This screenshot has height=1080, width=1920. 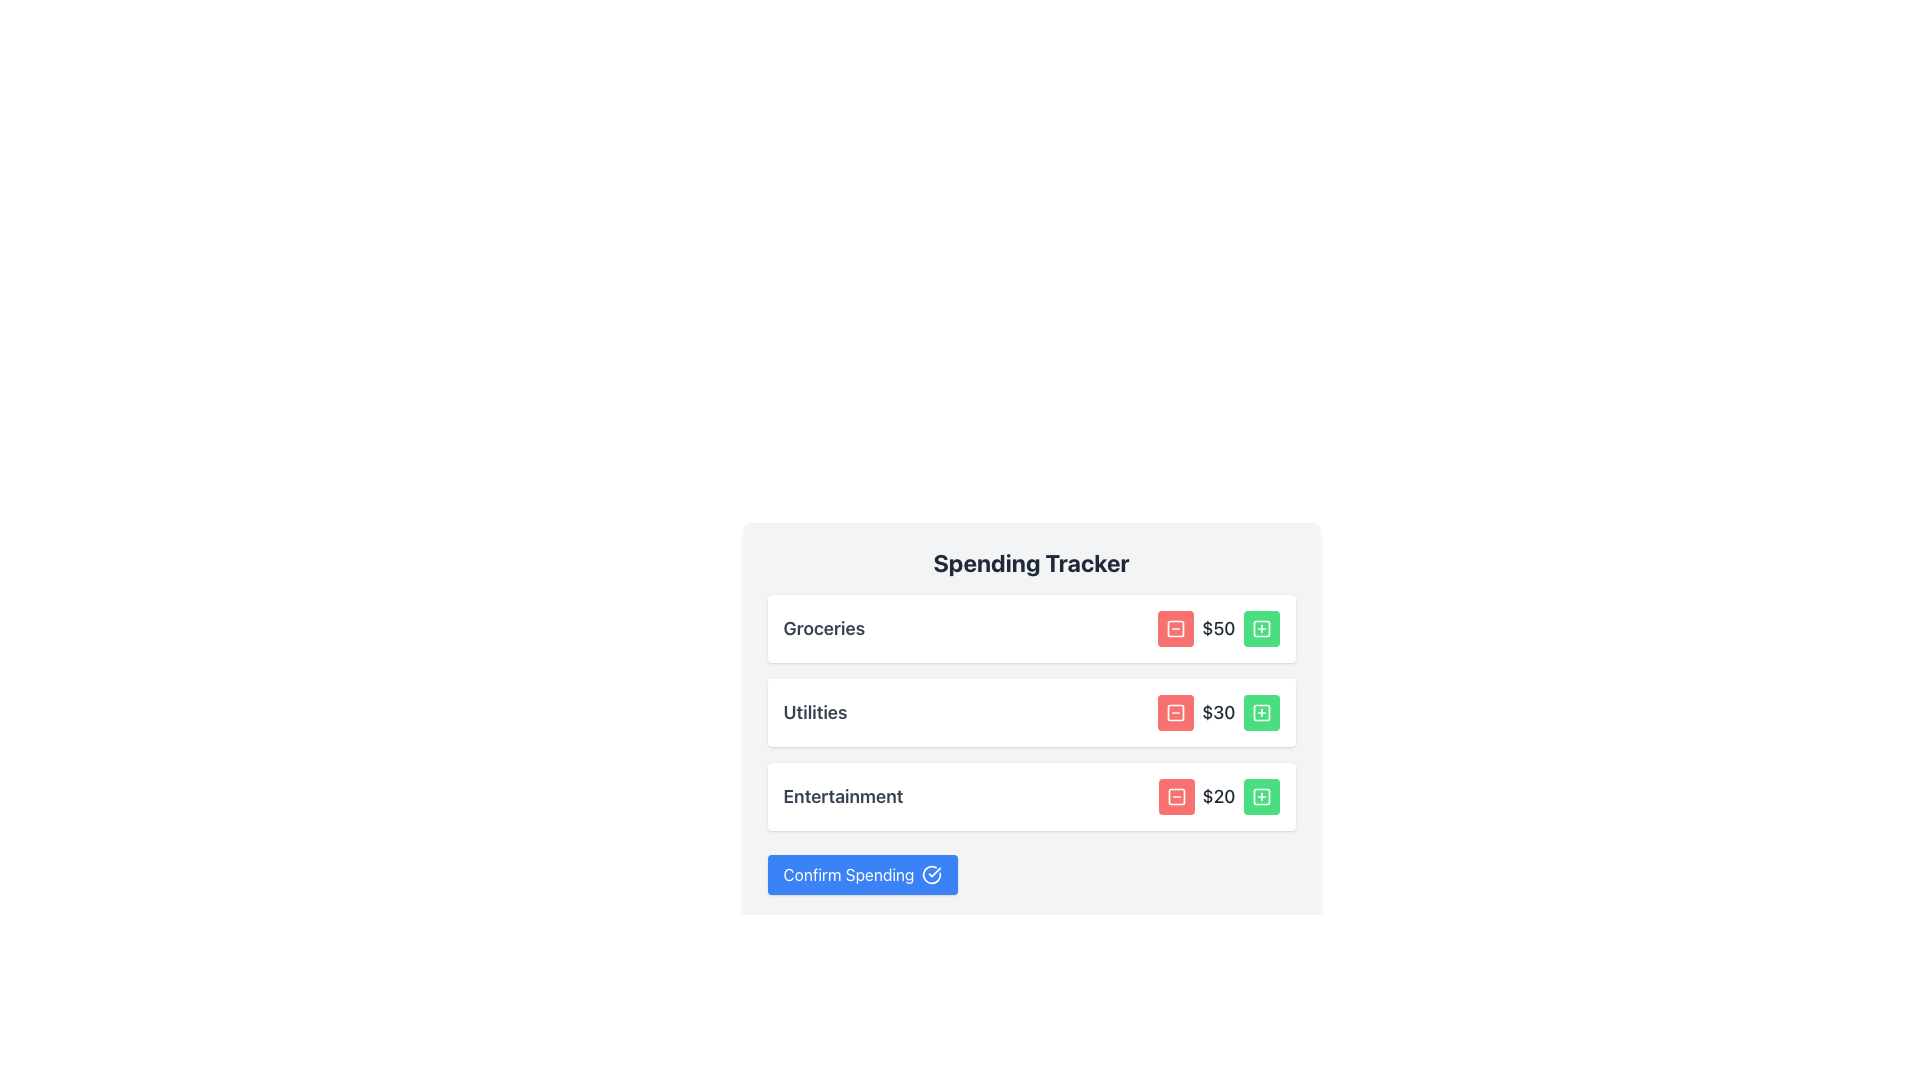 I want to click on the square icon with a red background and a minus symbol inside, located in the 'Entertainment' row of the application interface, to decrease the value, so click(x=1176, y=796).